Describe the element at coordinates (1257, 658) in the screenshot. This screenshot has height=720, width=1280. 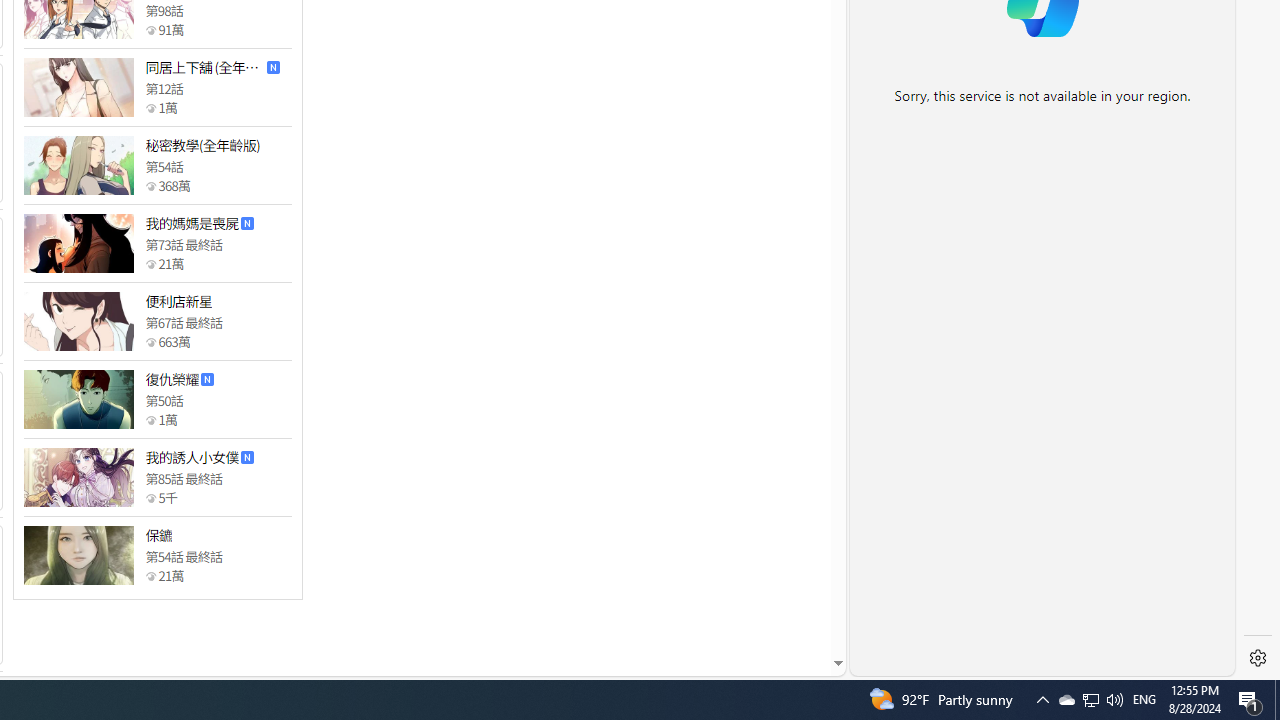
I see `'Settings'` at that location.